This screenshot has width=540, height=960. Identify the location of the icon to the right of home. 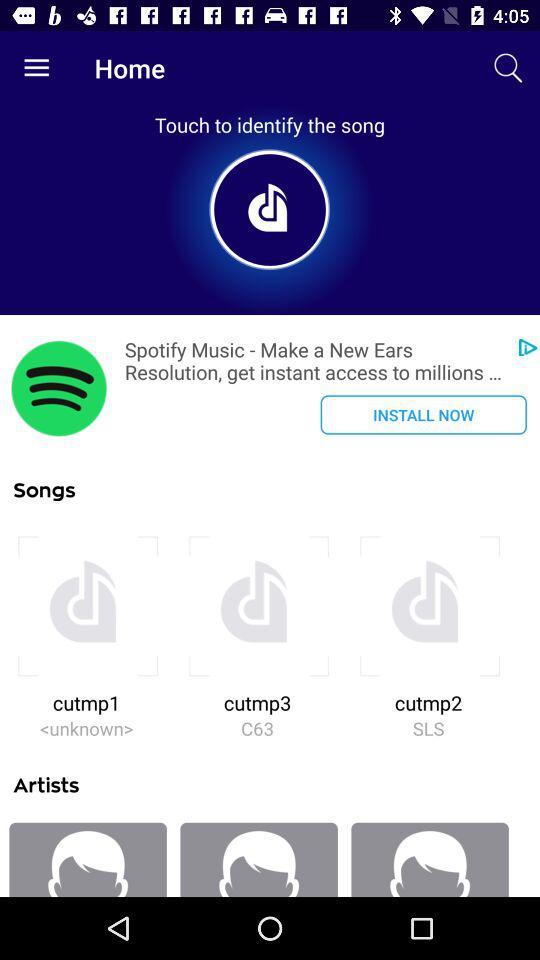
(508, 68).